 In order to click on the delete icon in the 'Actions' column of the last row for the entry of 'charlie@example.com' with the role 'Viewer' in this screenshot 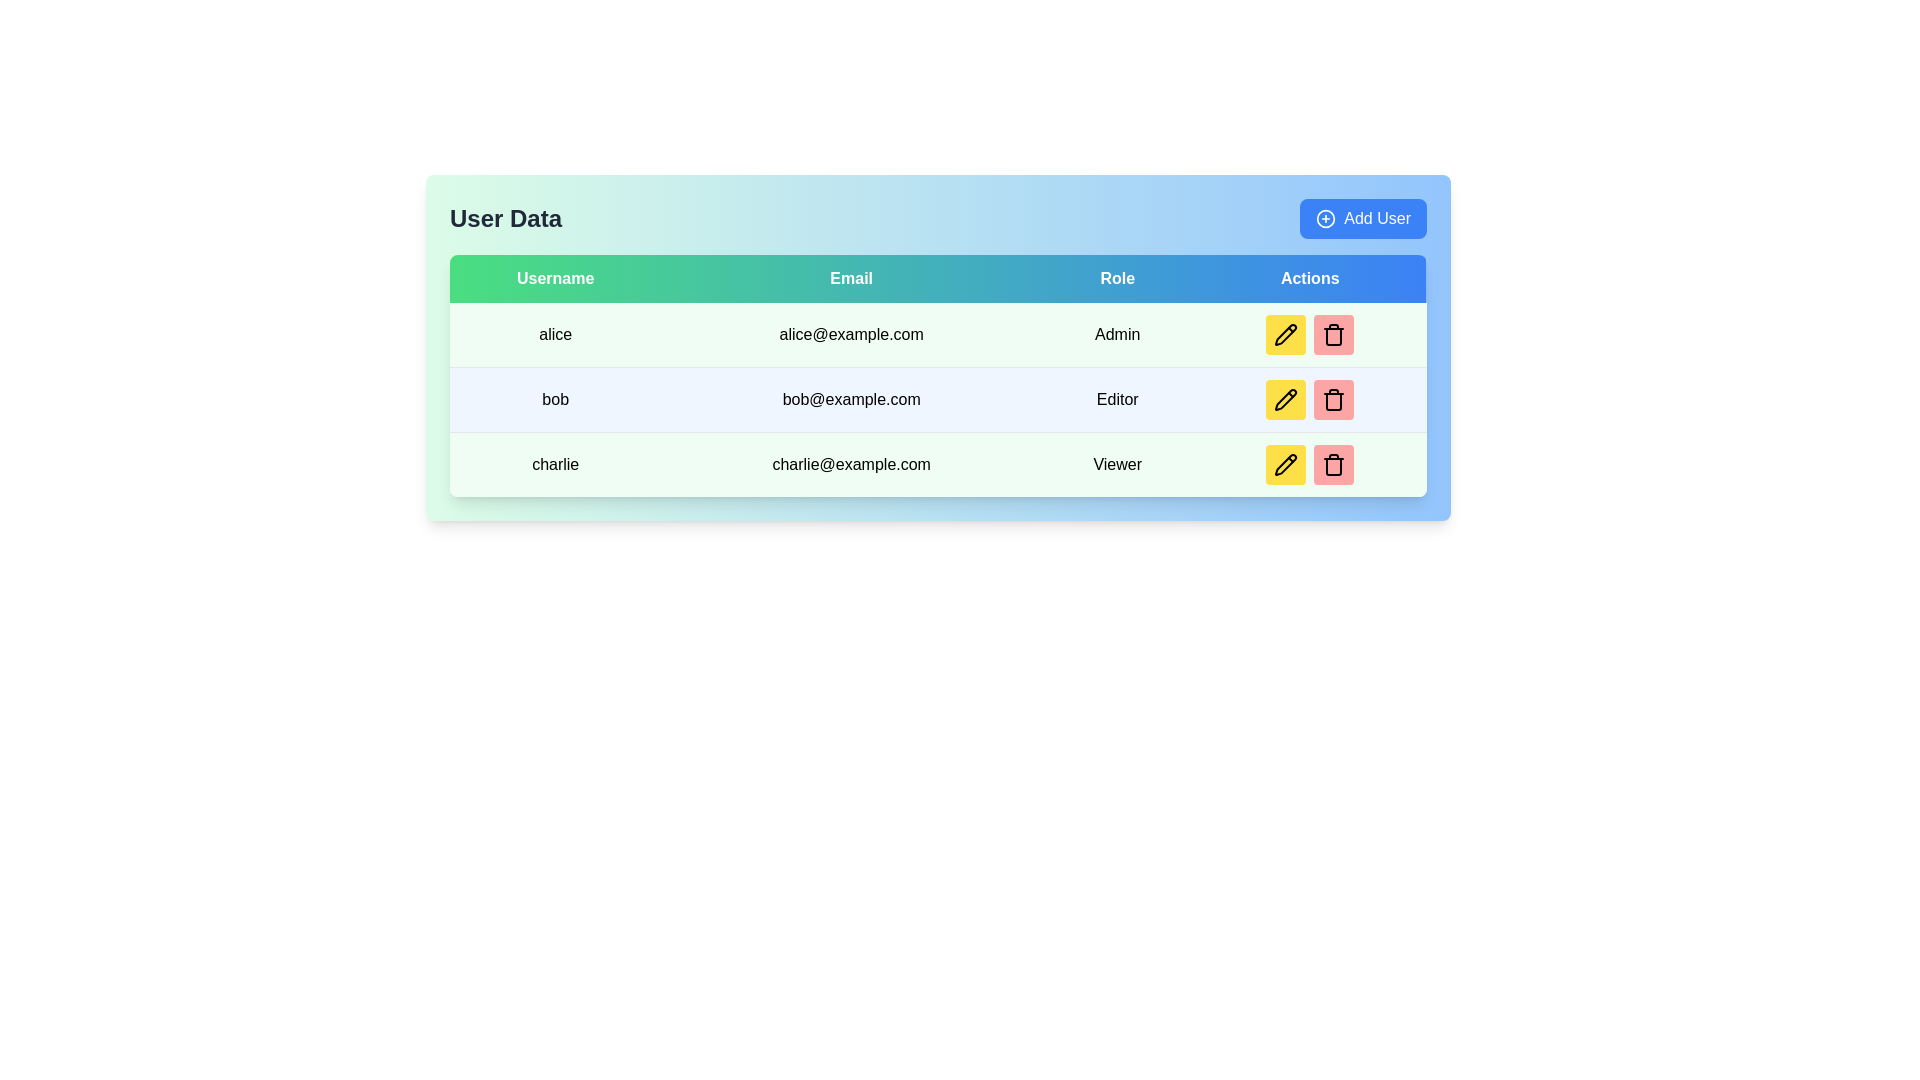, I will do `click(1310, 463)`.